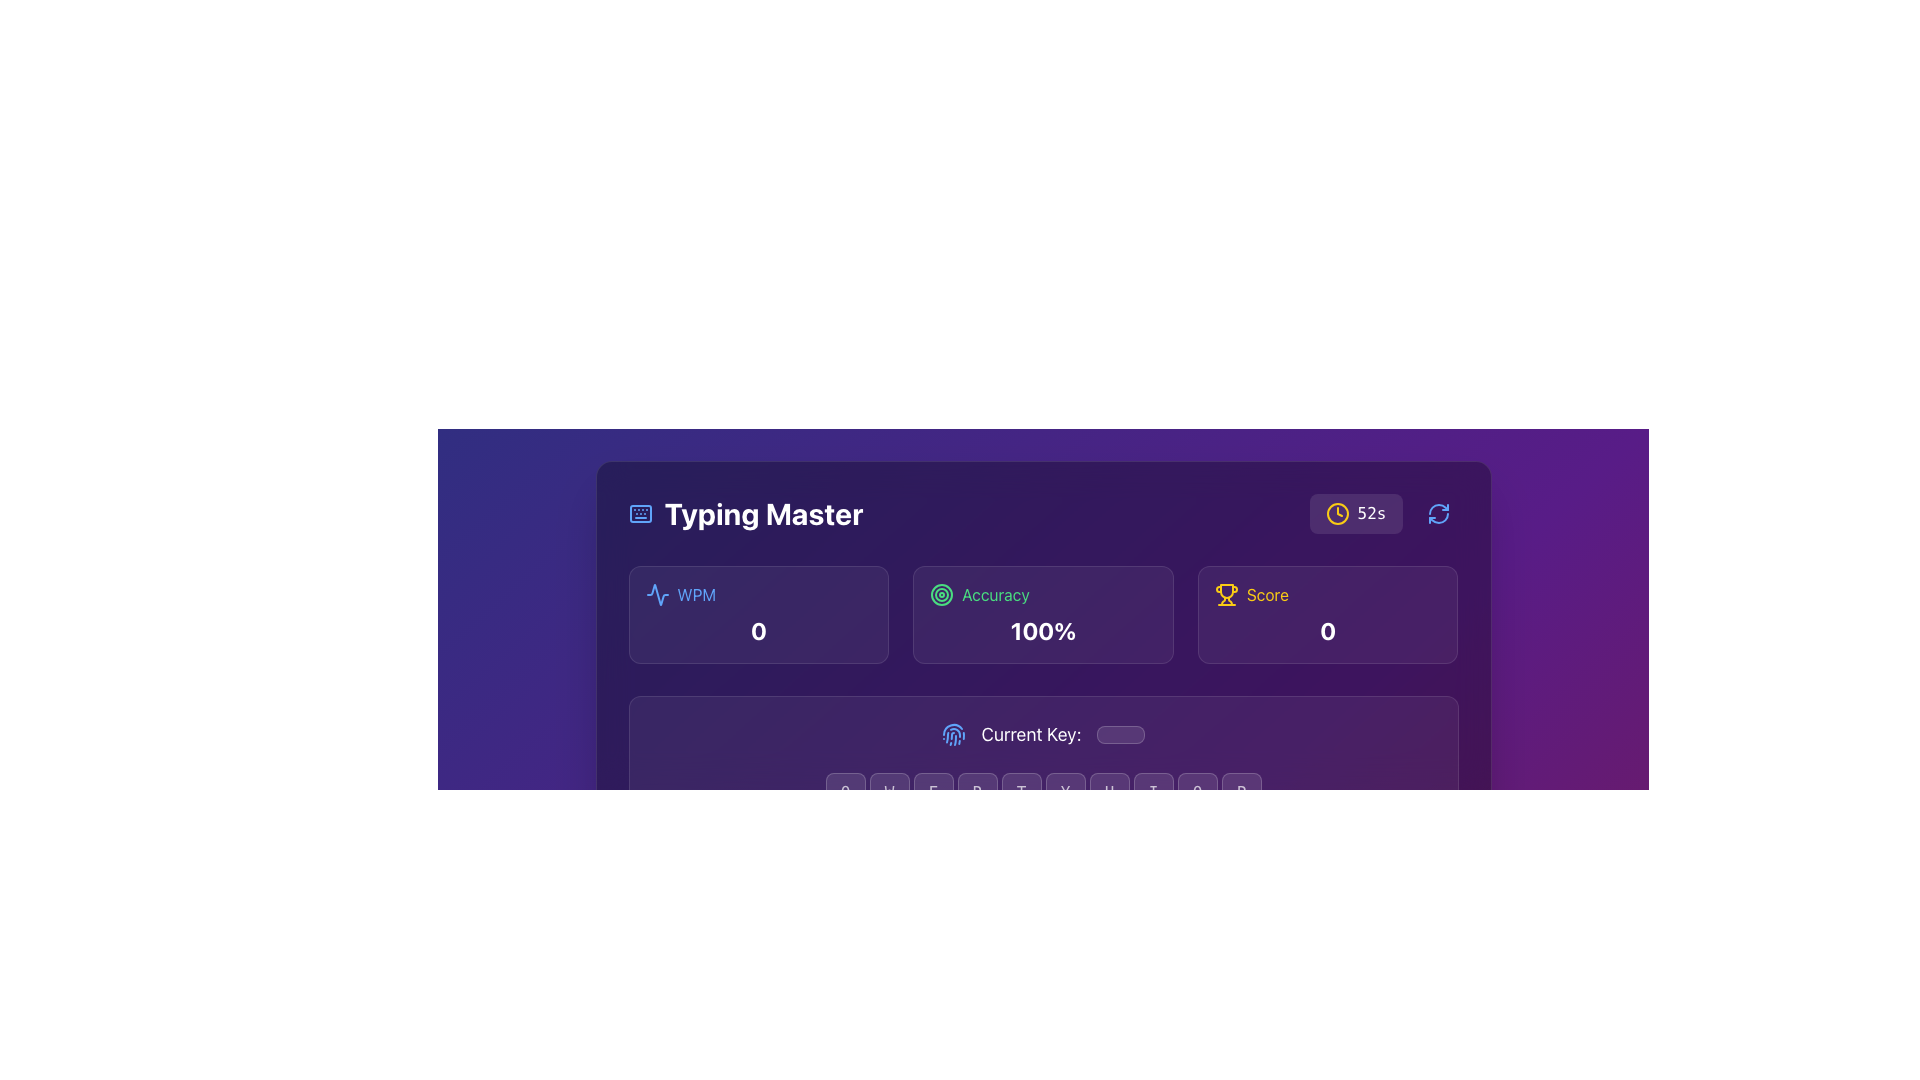  Describe the element at coordinates (757, 613) in the screenshot. I see `displayed information in the Information Display Box that shows the current typing speed in Words Per Minute (WPM), located at the top-left corner of the three-column arrangement under 'Typing Master'` at that location.